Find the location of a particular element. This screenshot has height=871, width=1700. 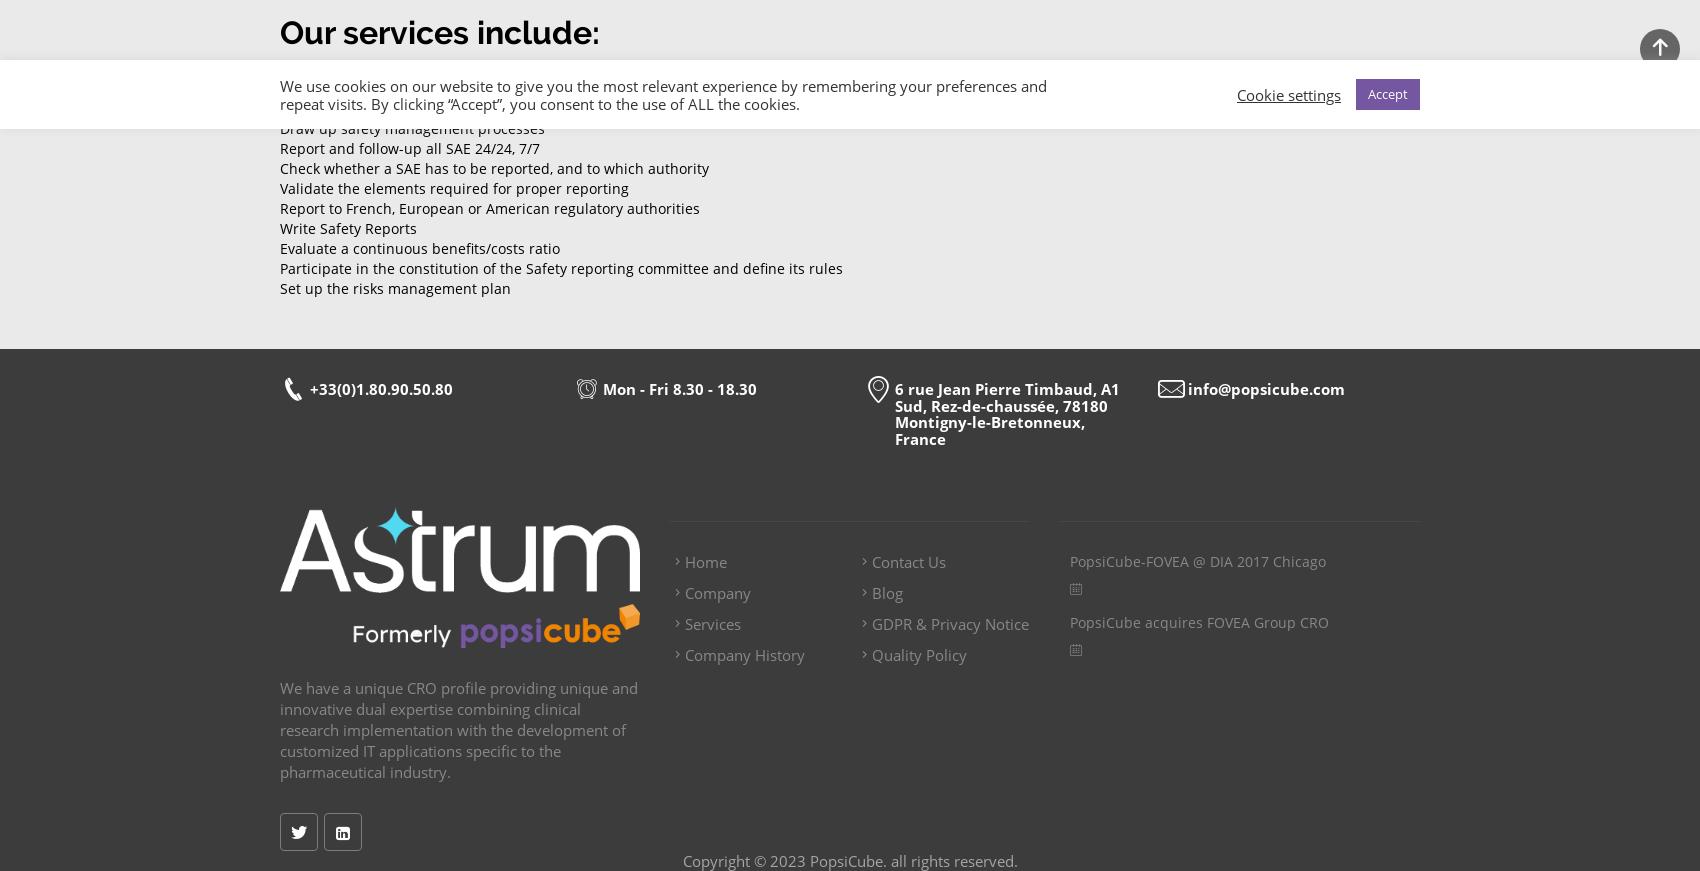

'Contact Us' is located at coordinates (871, 561).